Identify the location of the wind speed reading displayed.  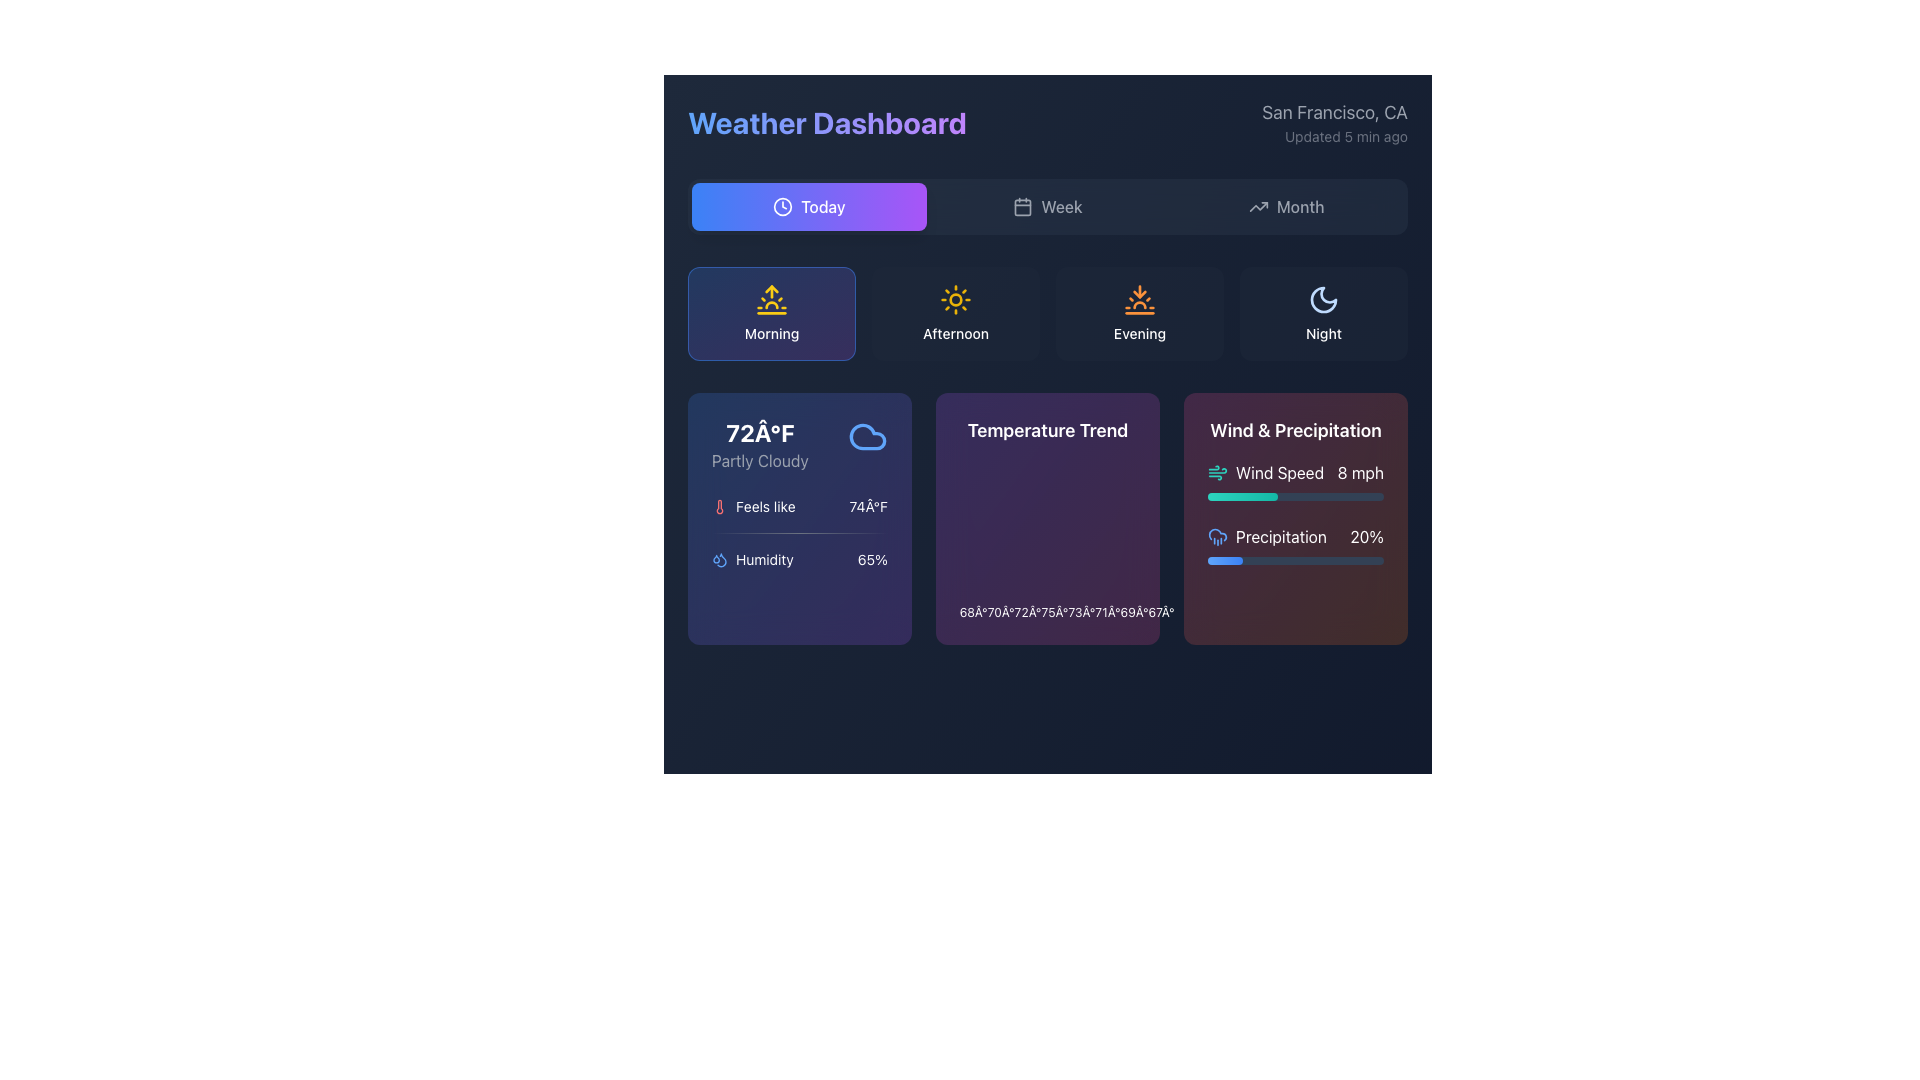
(1360, 473).